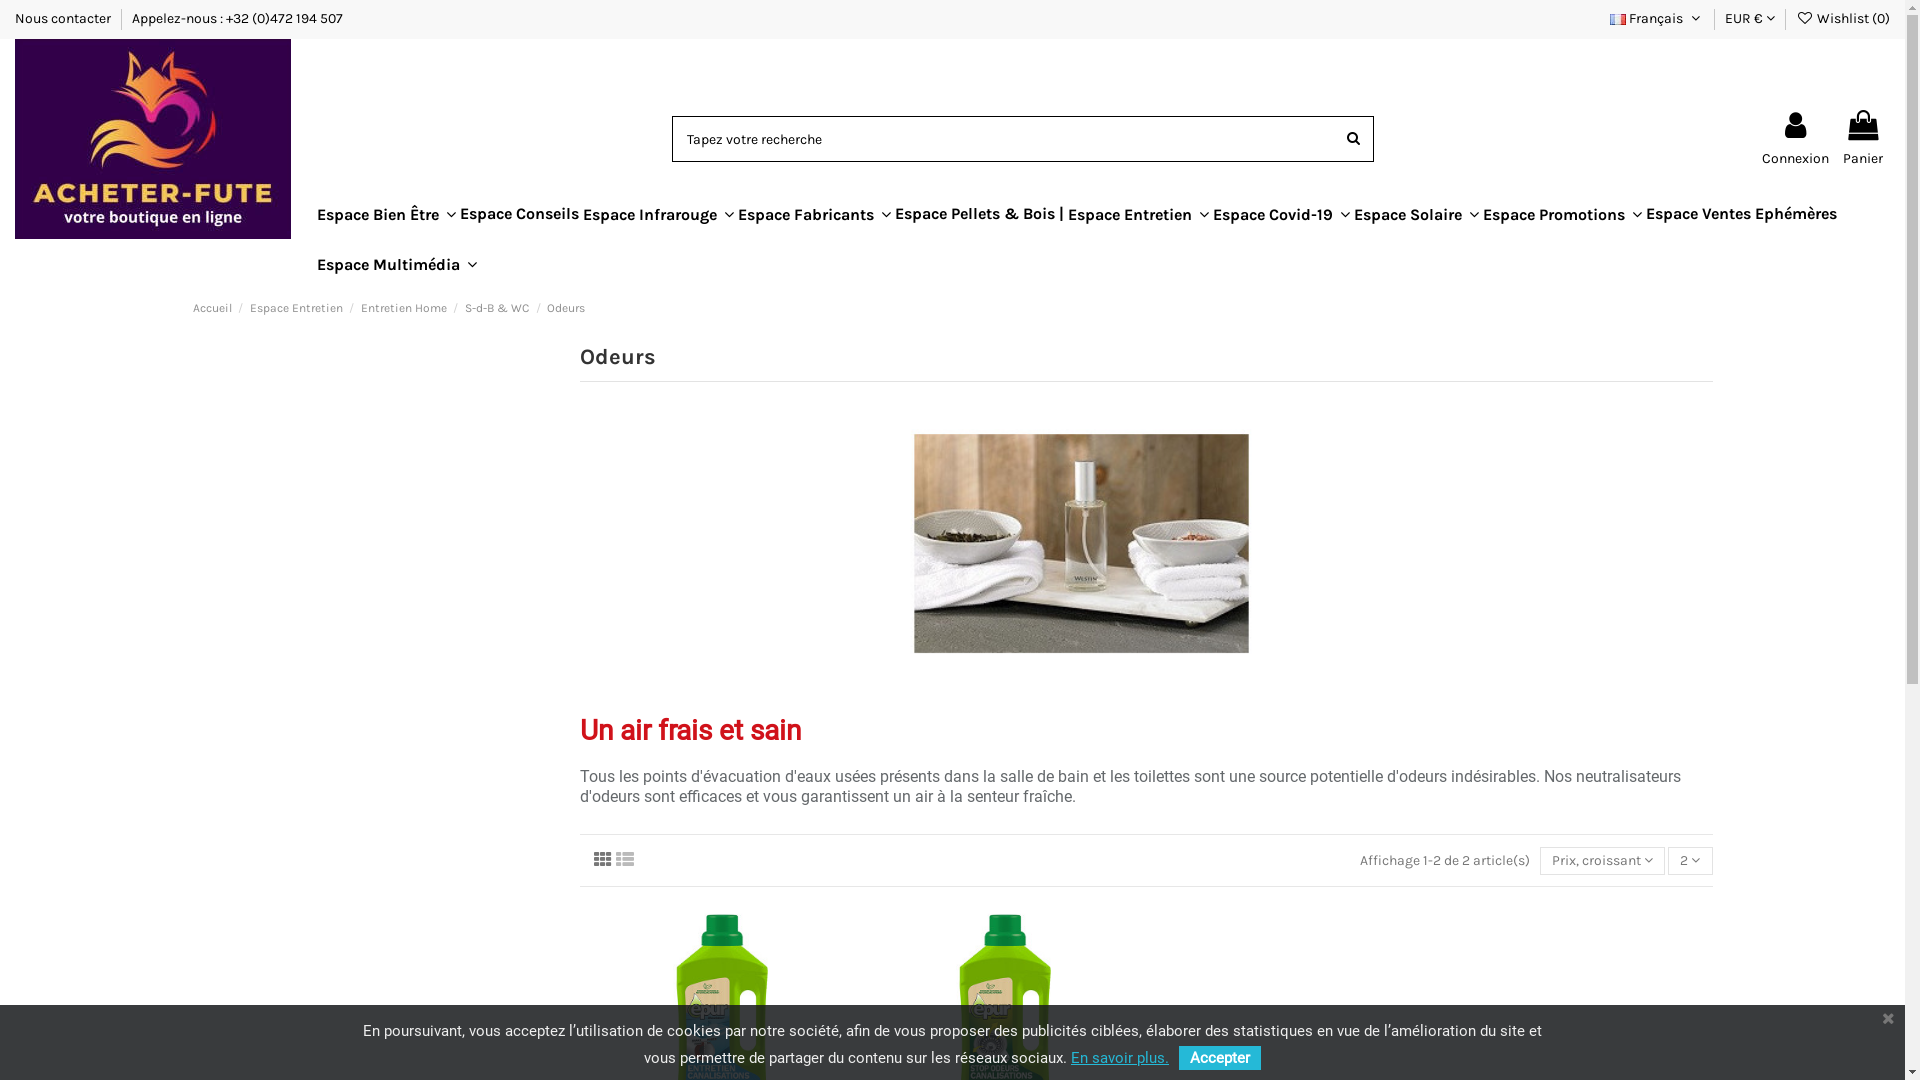 This screenshot has width=1920, height=1080. Describe the element at coordinates (131, 18) in the screenshot. I see `'Appelez-nous : +32 (0)472 194 507'` at that location.